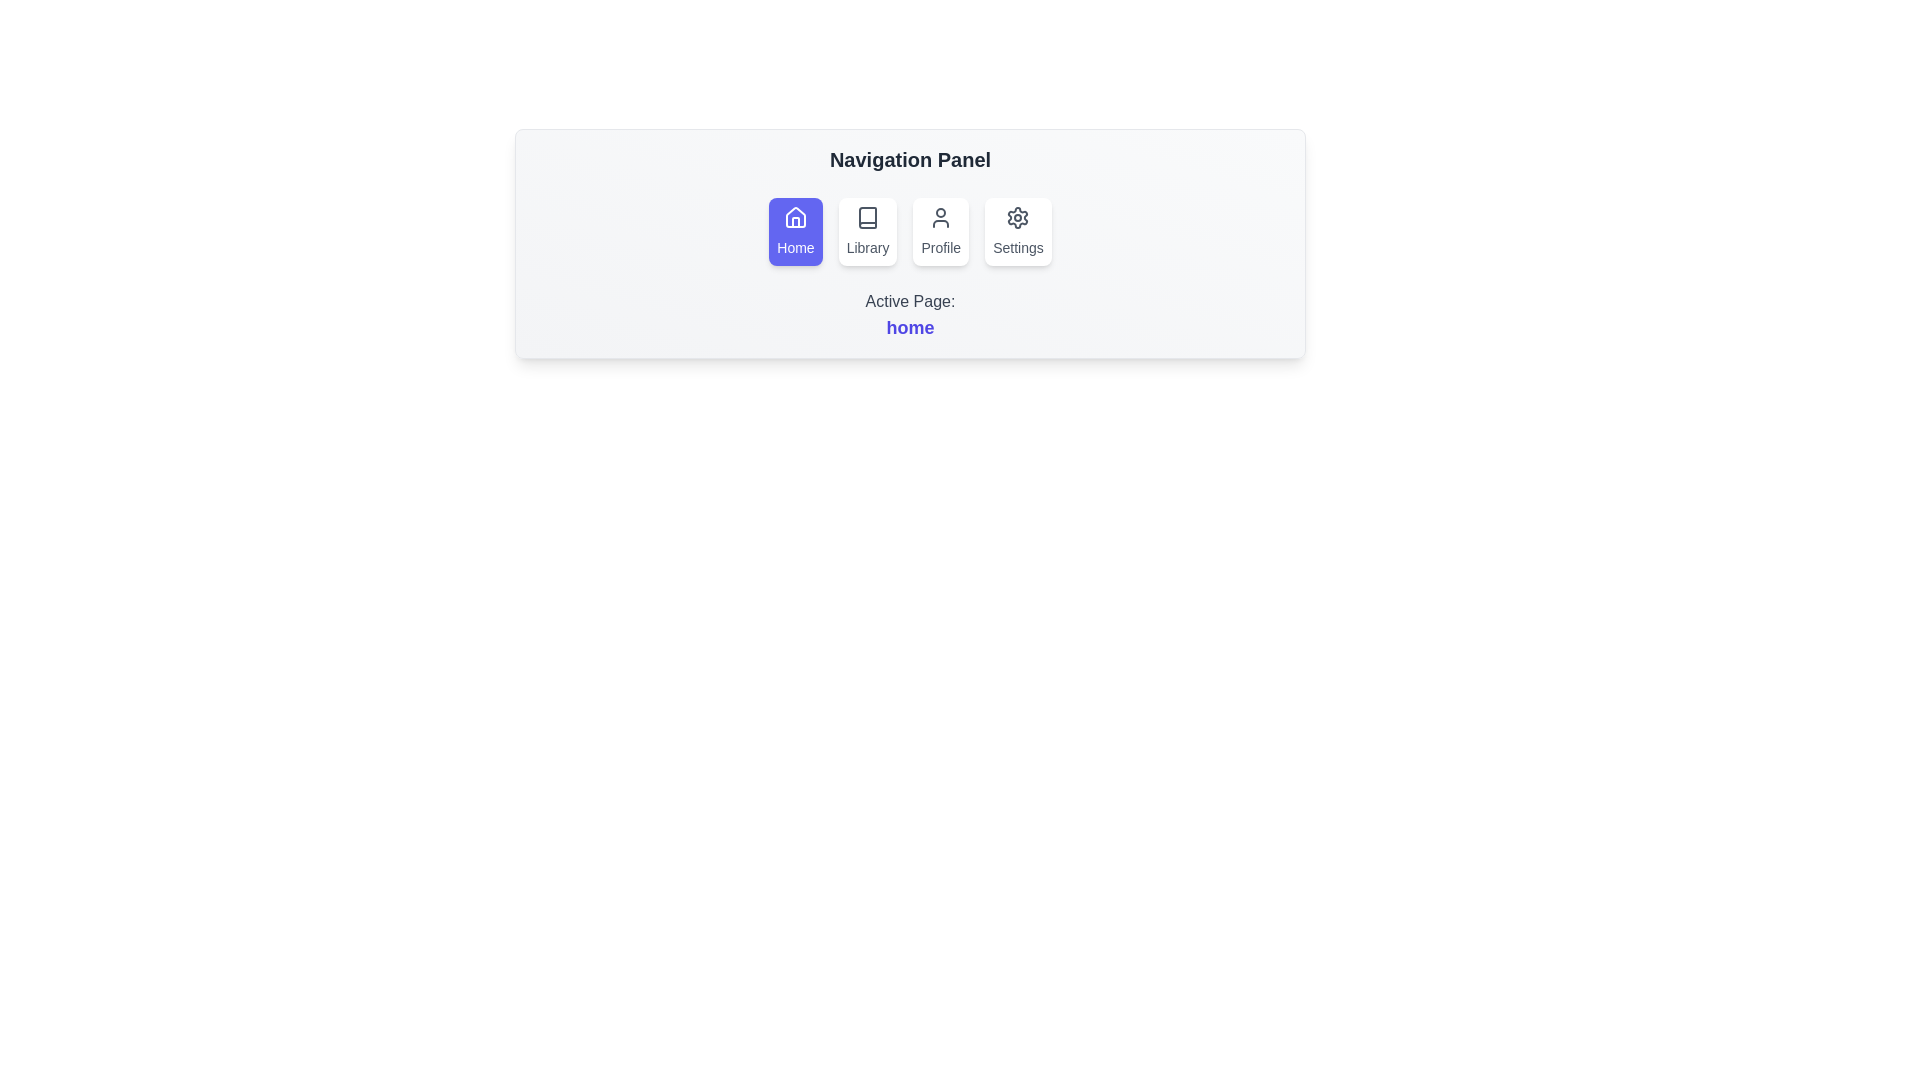 The width and height of the screenshot is (1920, 1080). What do you see at coordinates (795, 246) in the screenshot?
I see `the 'Home' text label located centrally within the rounded rectangular button with a purple background, positioned below the house icon in the navigation panel` at bounding box center [795, 246].